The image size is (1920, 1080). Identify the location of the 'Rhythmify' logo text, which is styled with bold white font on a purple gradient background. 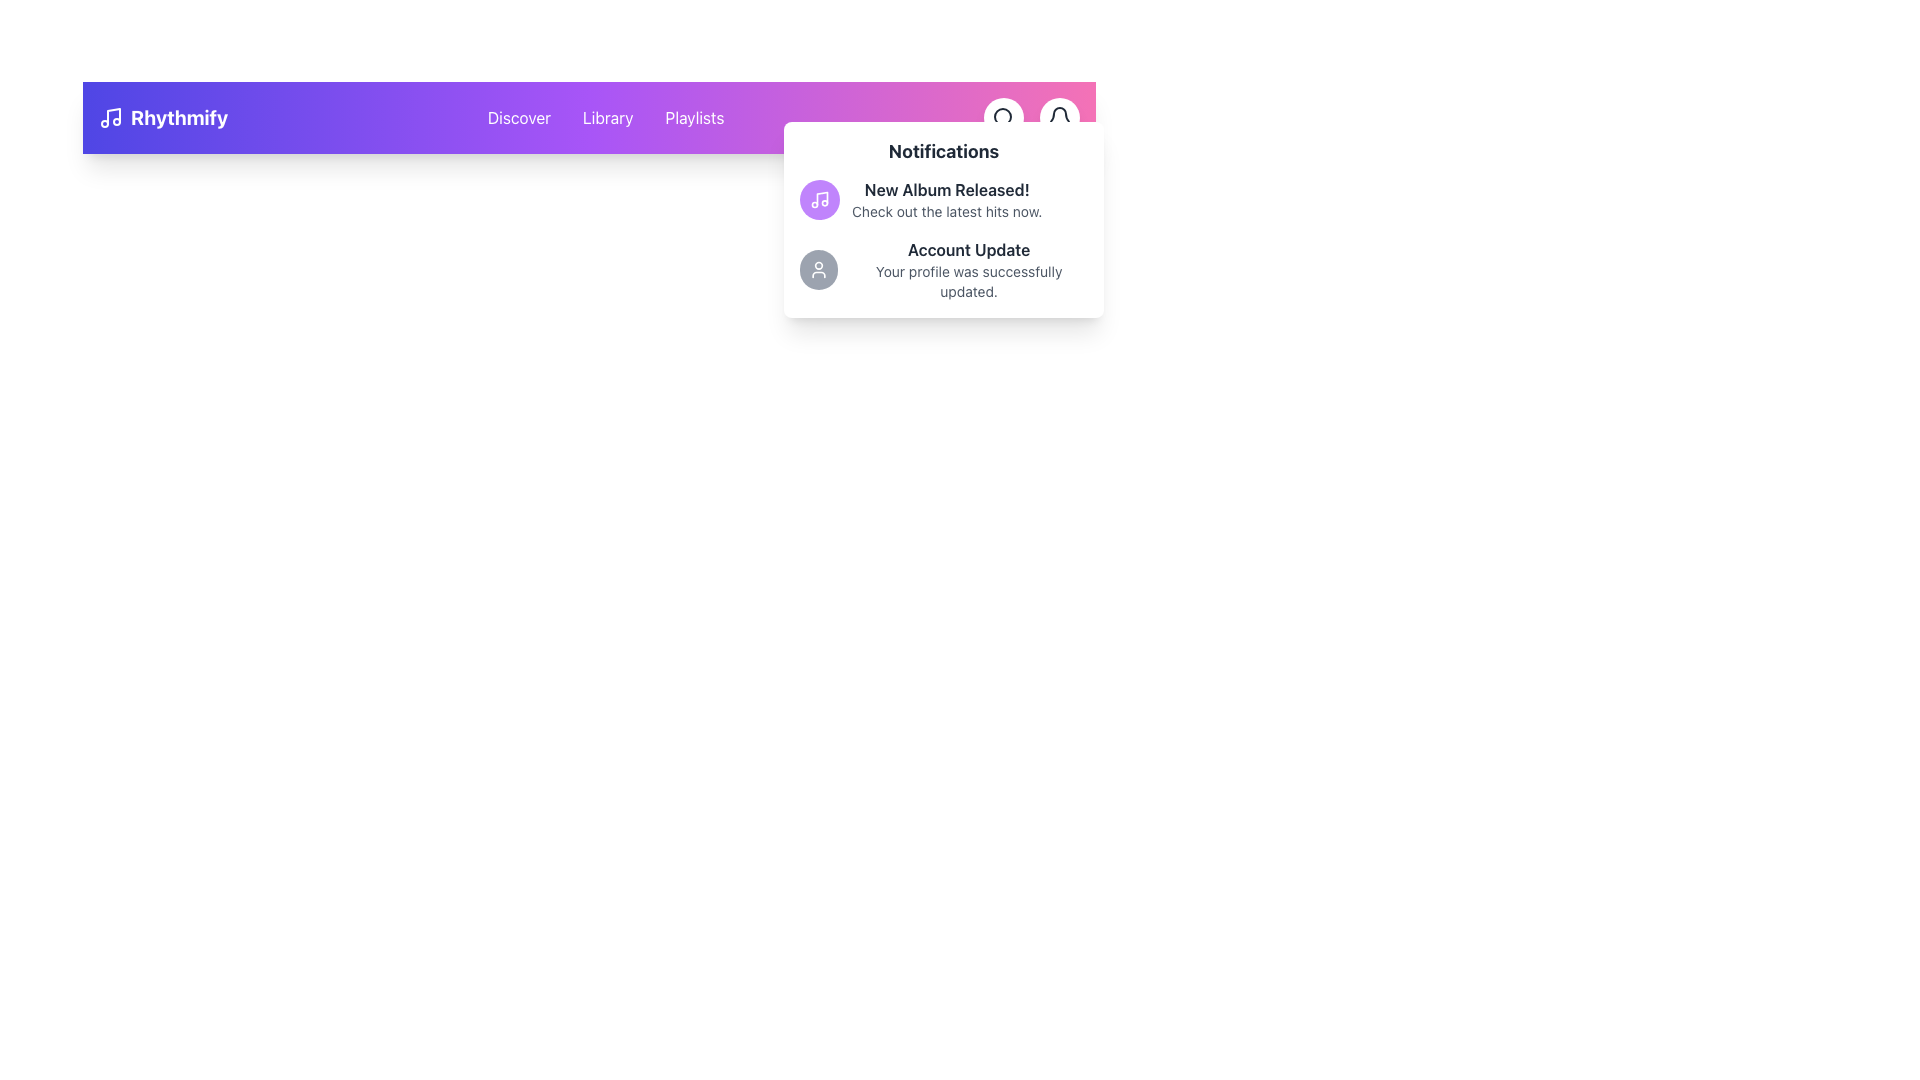
(163, 118).